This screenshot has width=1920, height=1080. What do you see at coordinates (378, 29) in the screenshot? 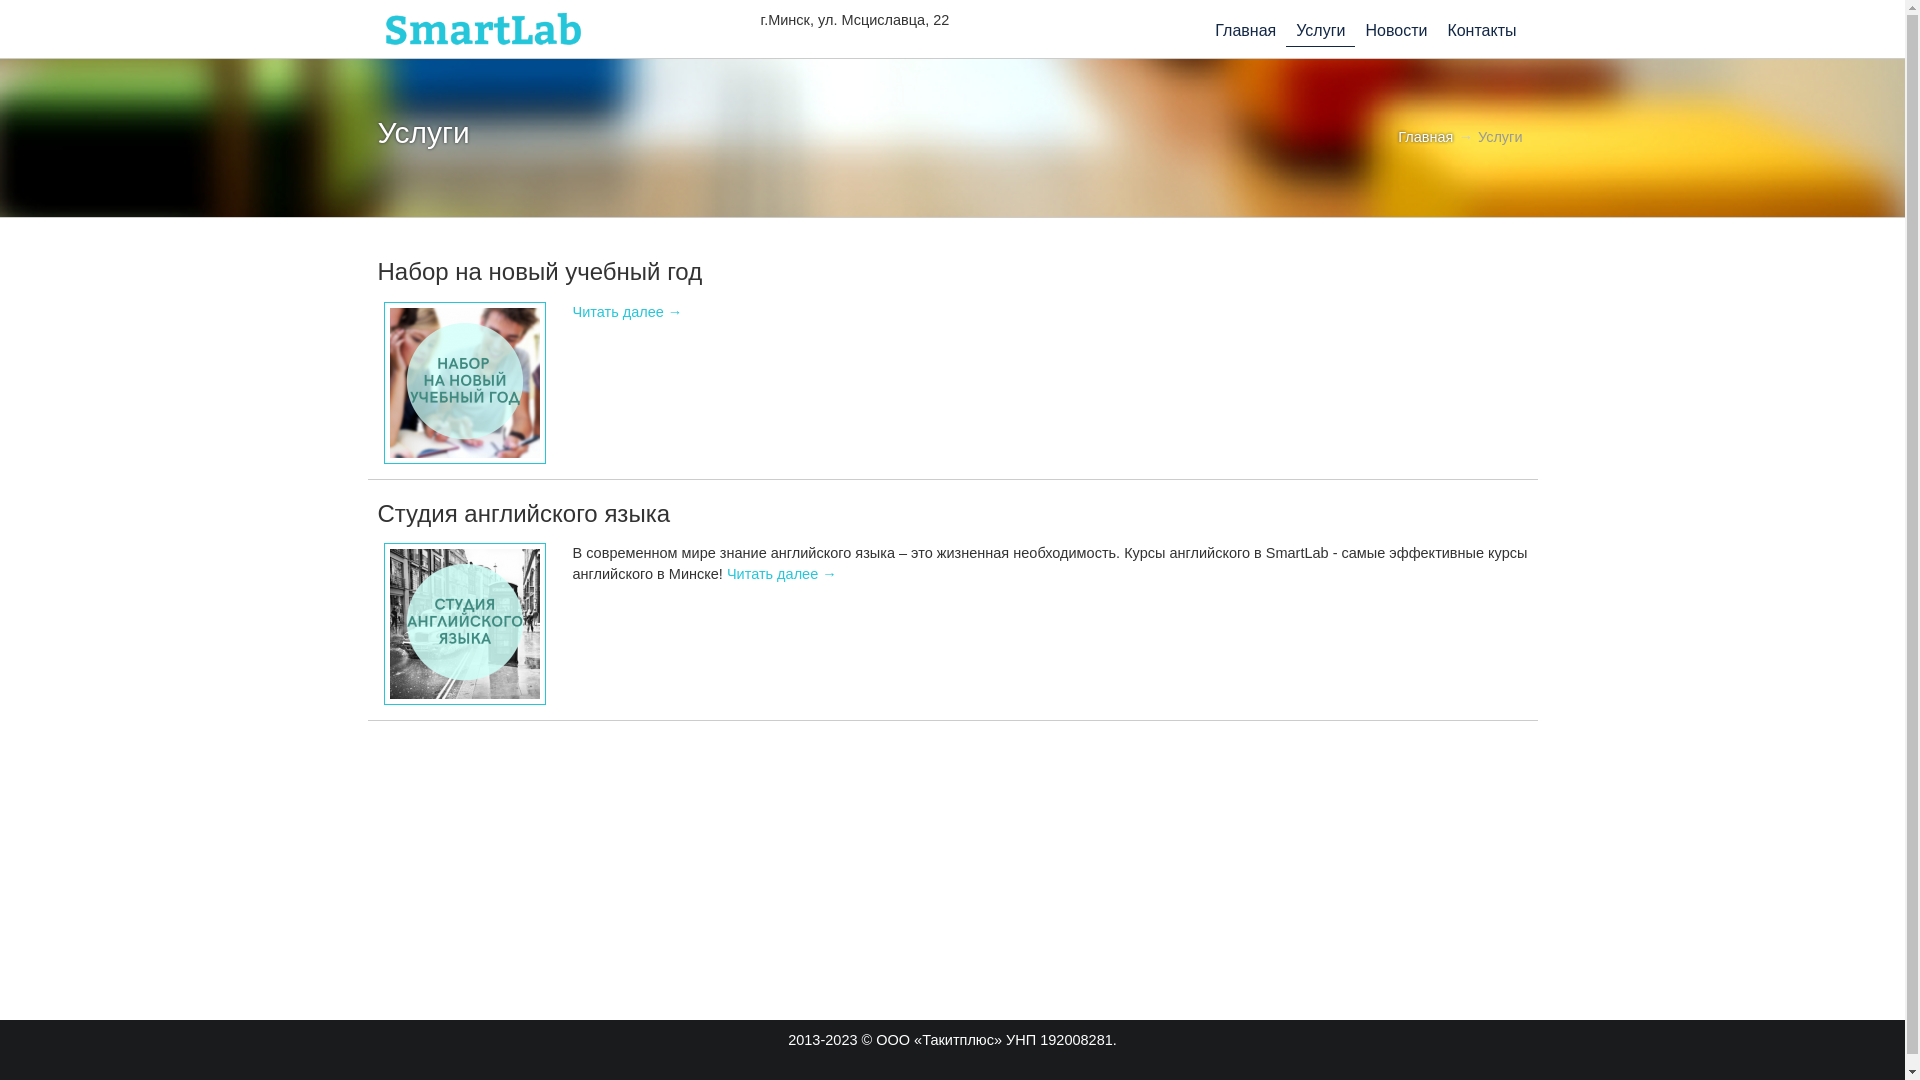
I see `'centernewton.by'` at bounding box center [378, 29].